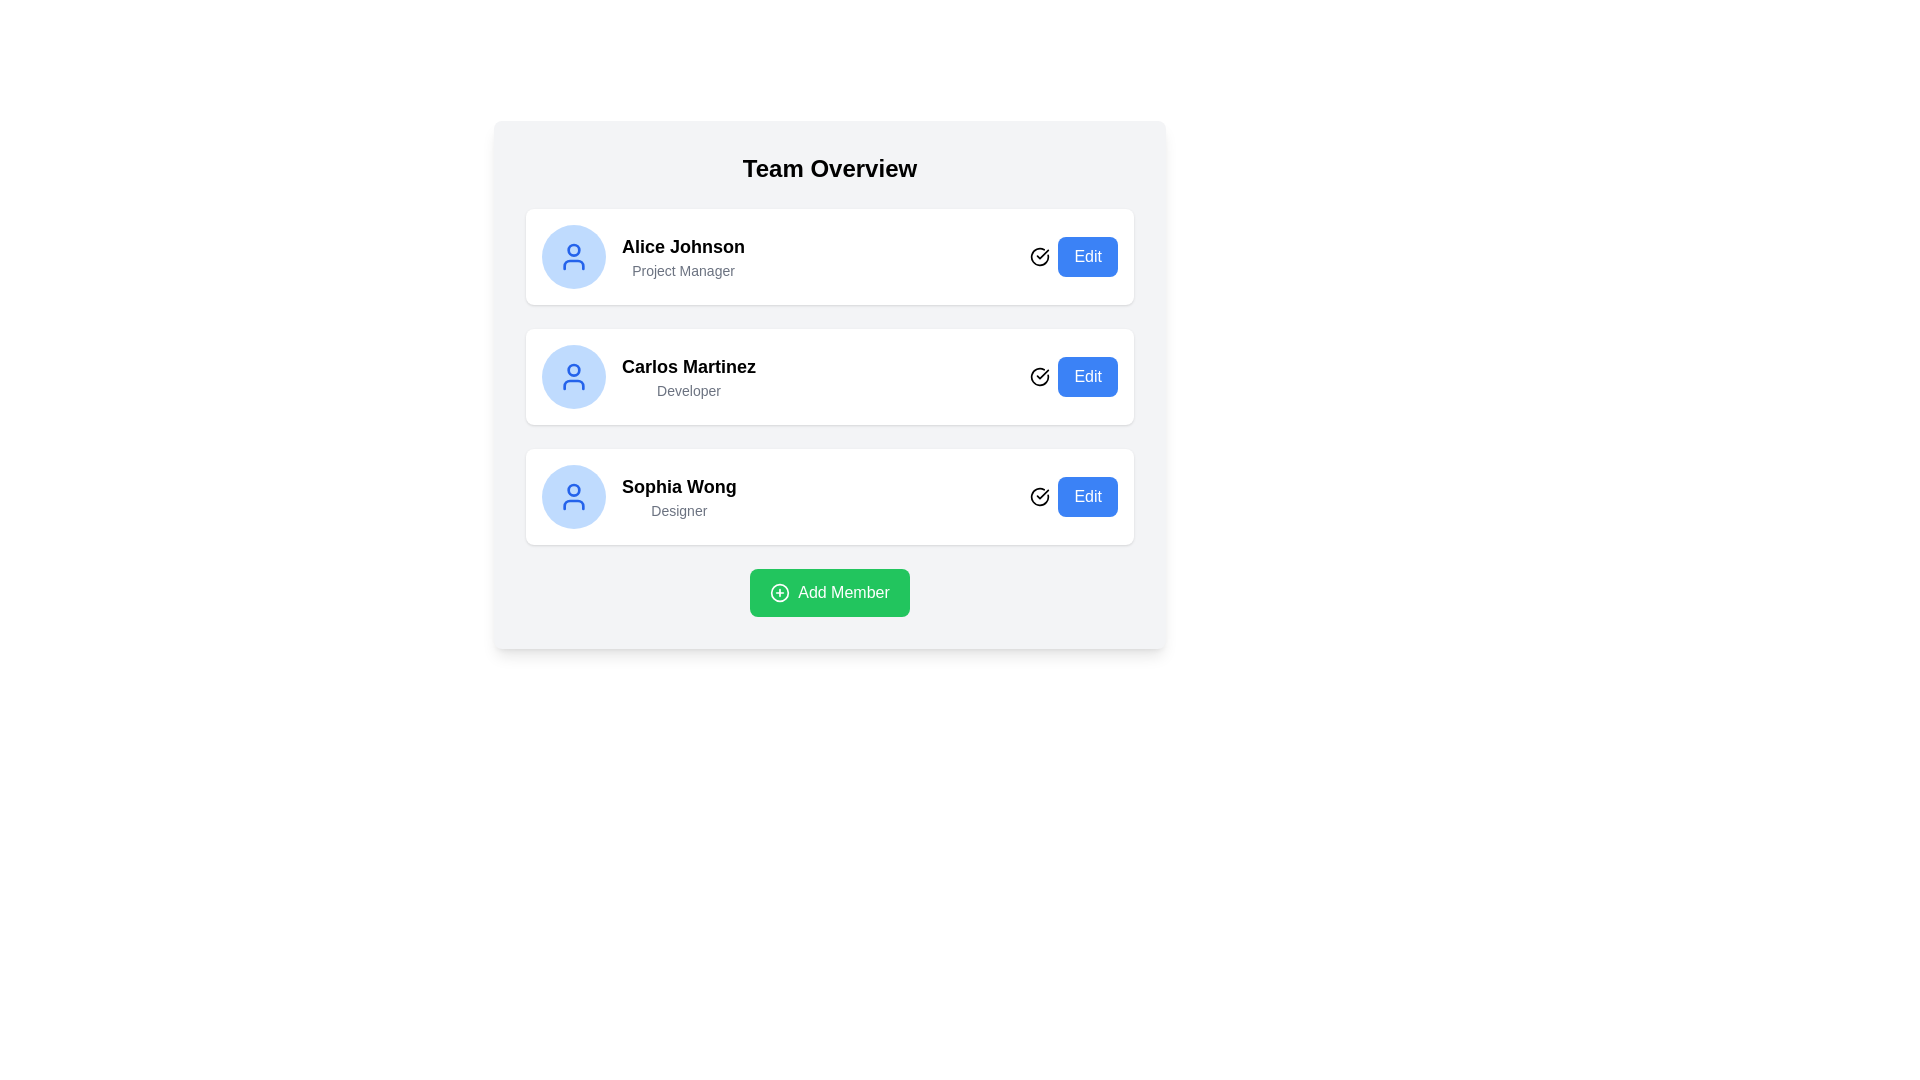  I want to click on the green button labeled 'Add Member' which has a decorative circular SVG element positioned centrally within it, so click(779, 592).